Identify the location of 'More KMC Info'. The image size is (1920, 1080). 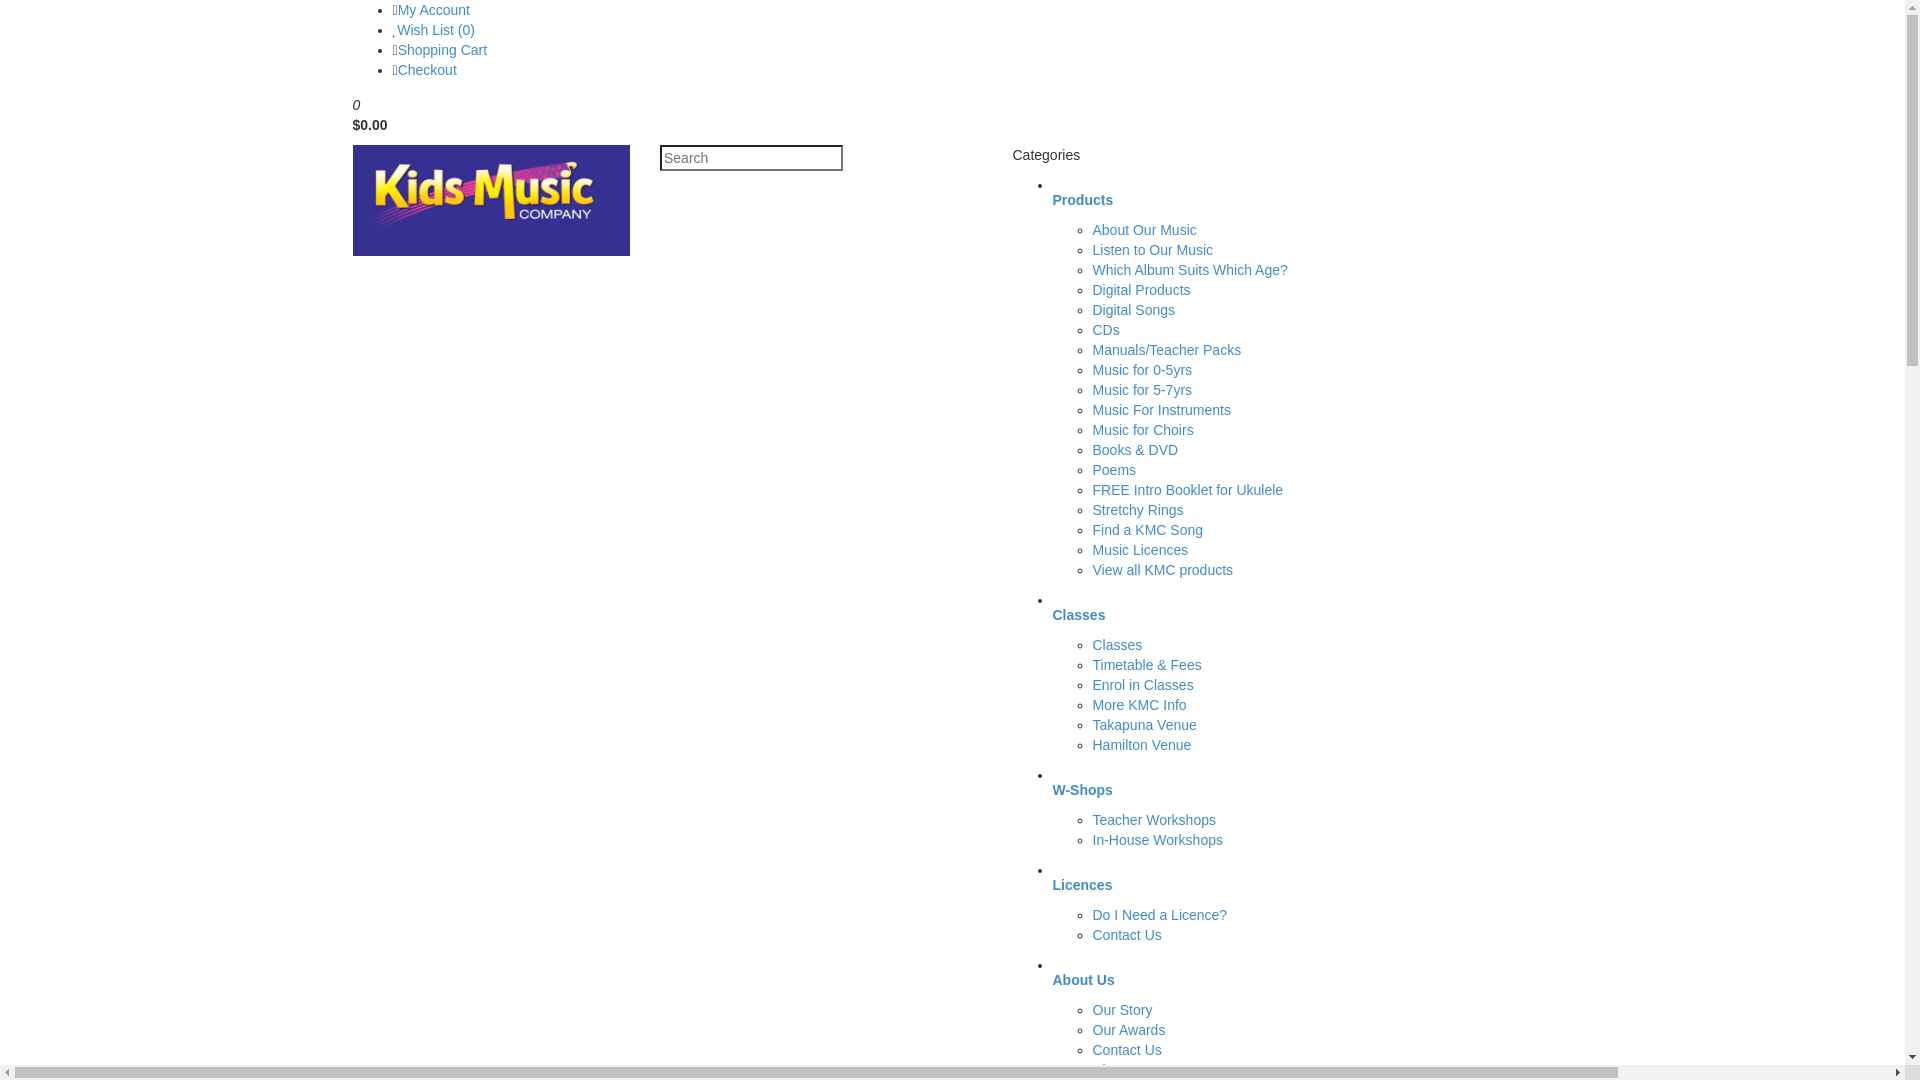
(1138, 704).